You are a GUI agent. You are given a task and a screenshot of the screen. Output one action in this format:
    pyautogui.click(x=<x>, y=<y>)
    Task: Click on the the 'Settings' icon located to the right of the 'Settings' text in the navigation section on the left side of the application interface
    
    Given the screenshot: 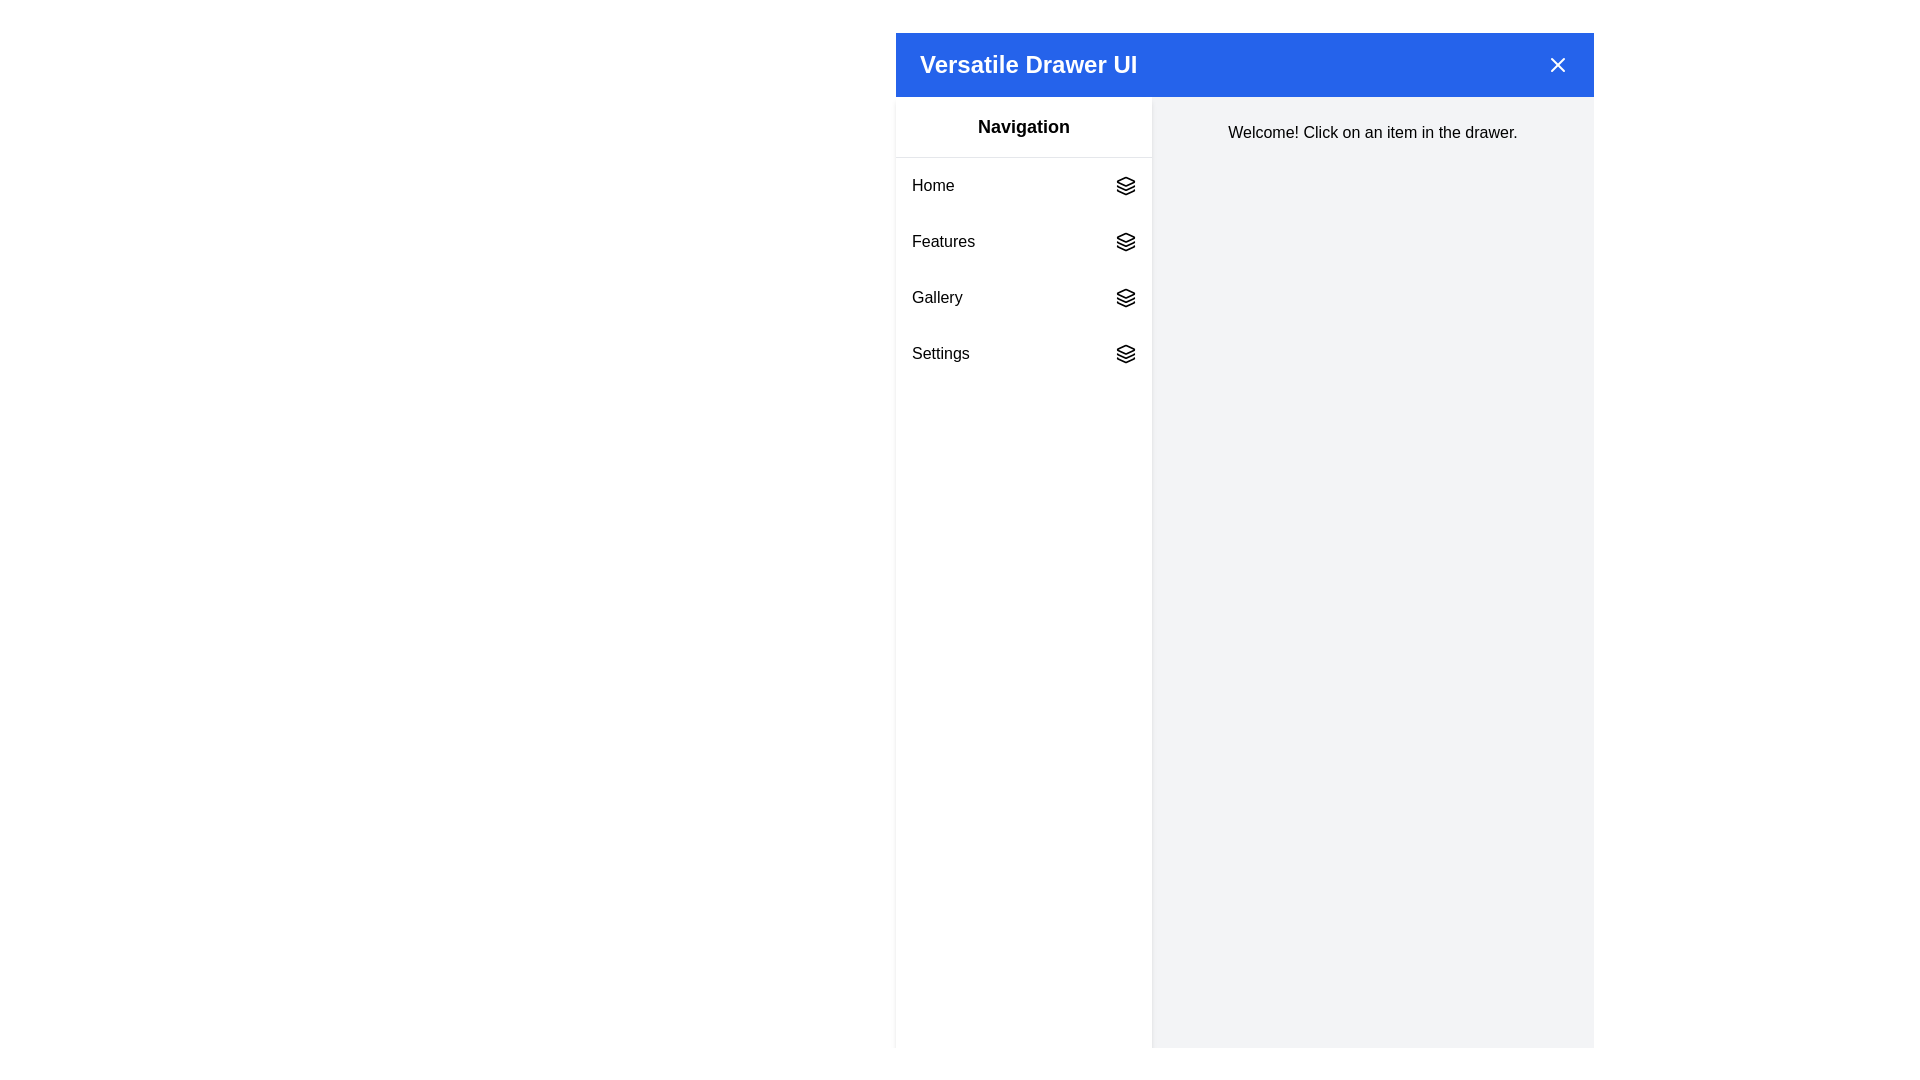 What is the action you would take?
    pyautogui.click(x=1126, y=353)
    